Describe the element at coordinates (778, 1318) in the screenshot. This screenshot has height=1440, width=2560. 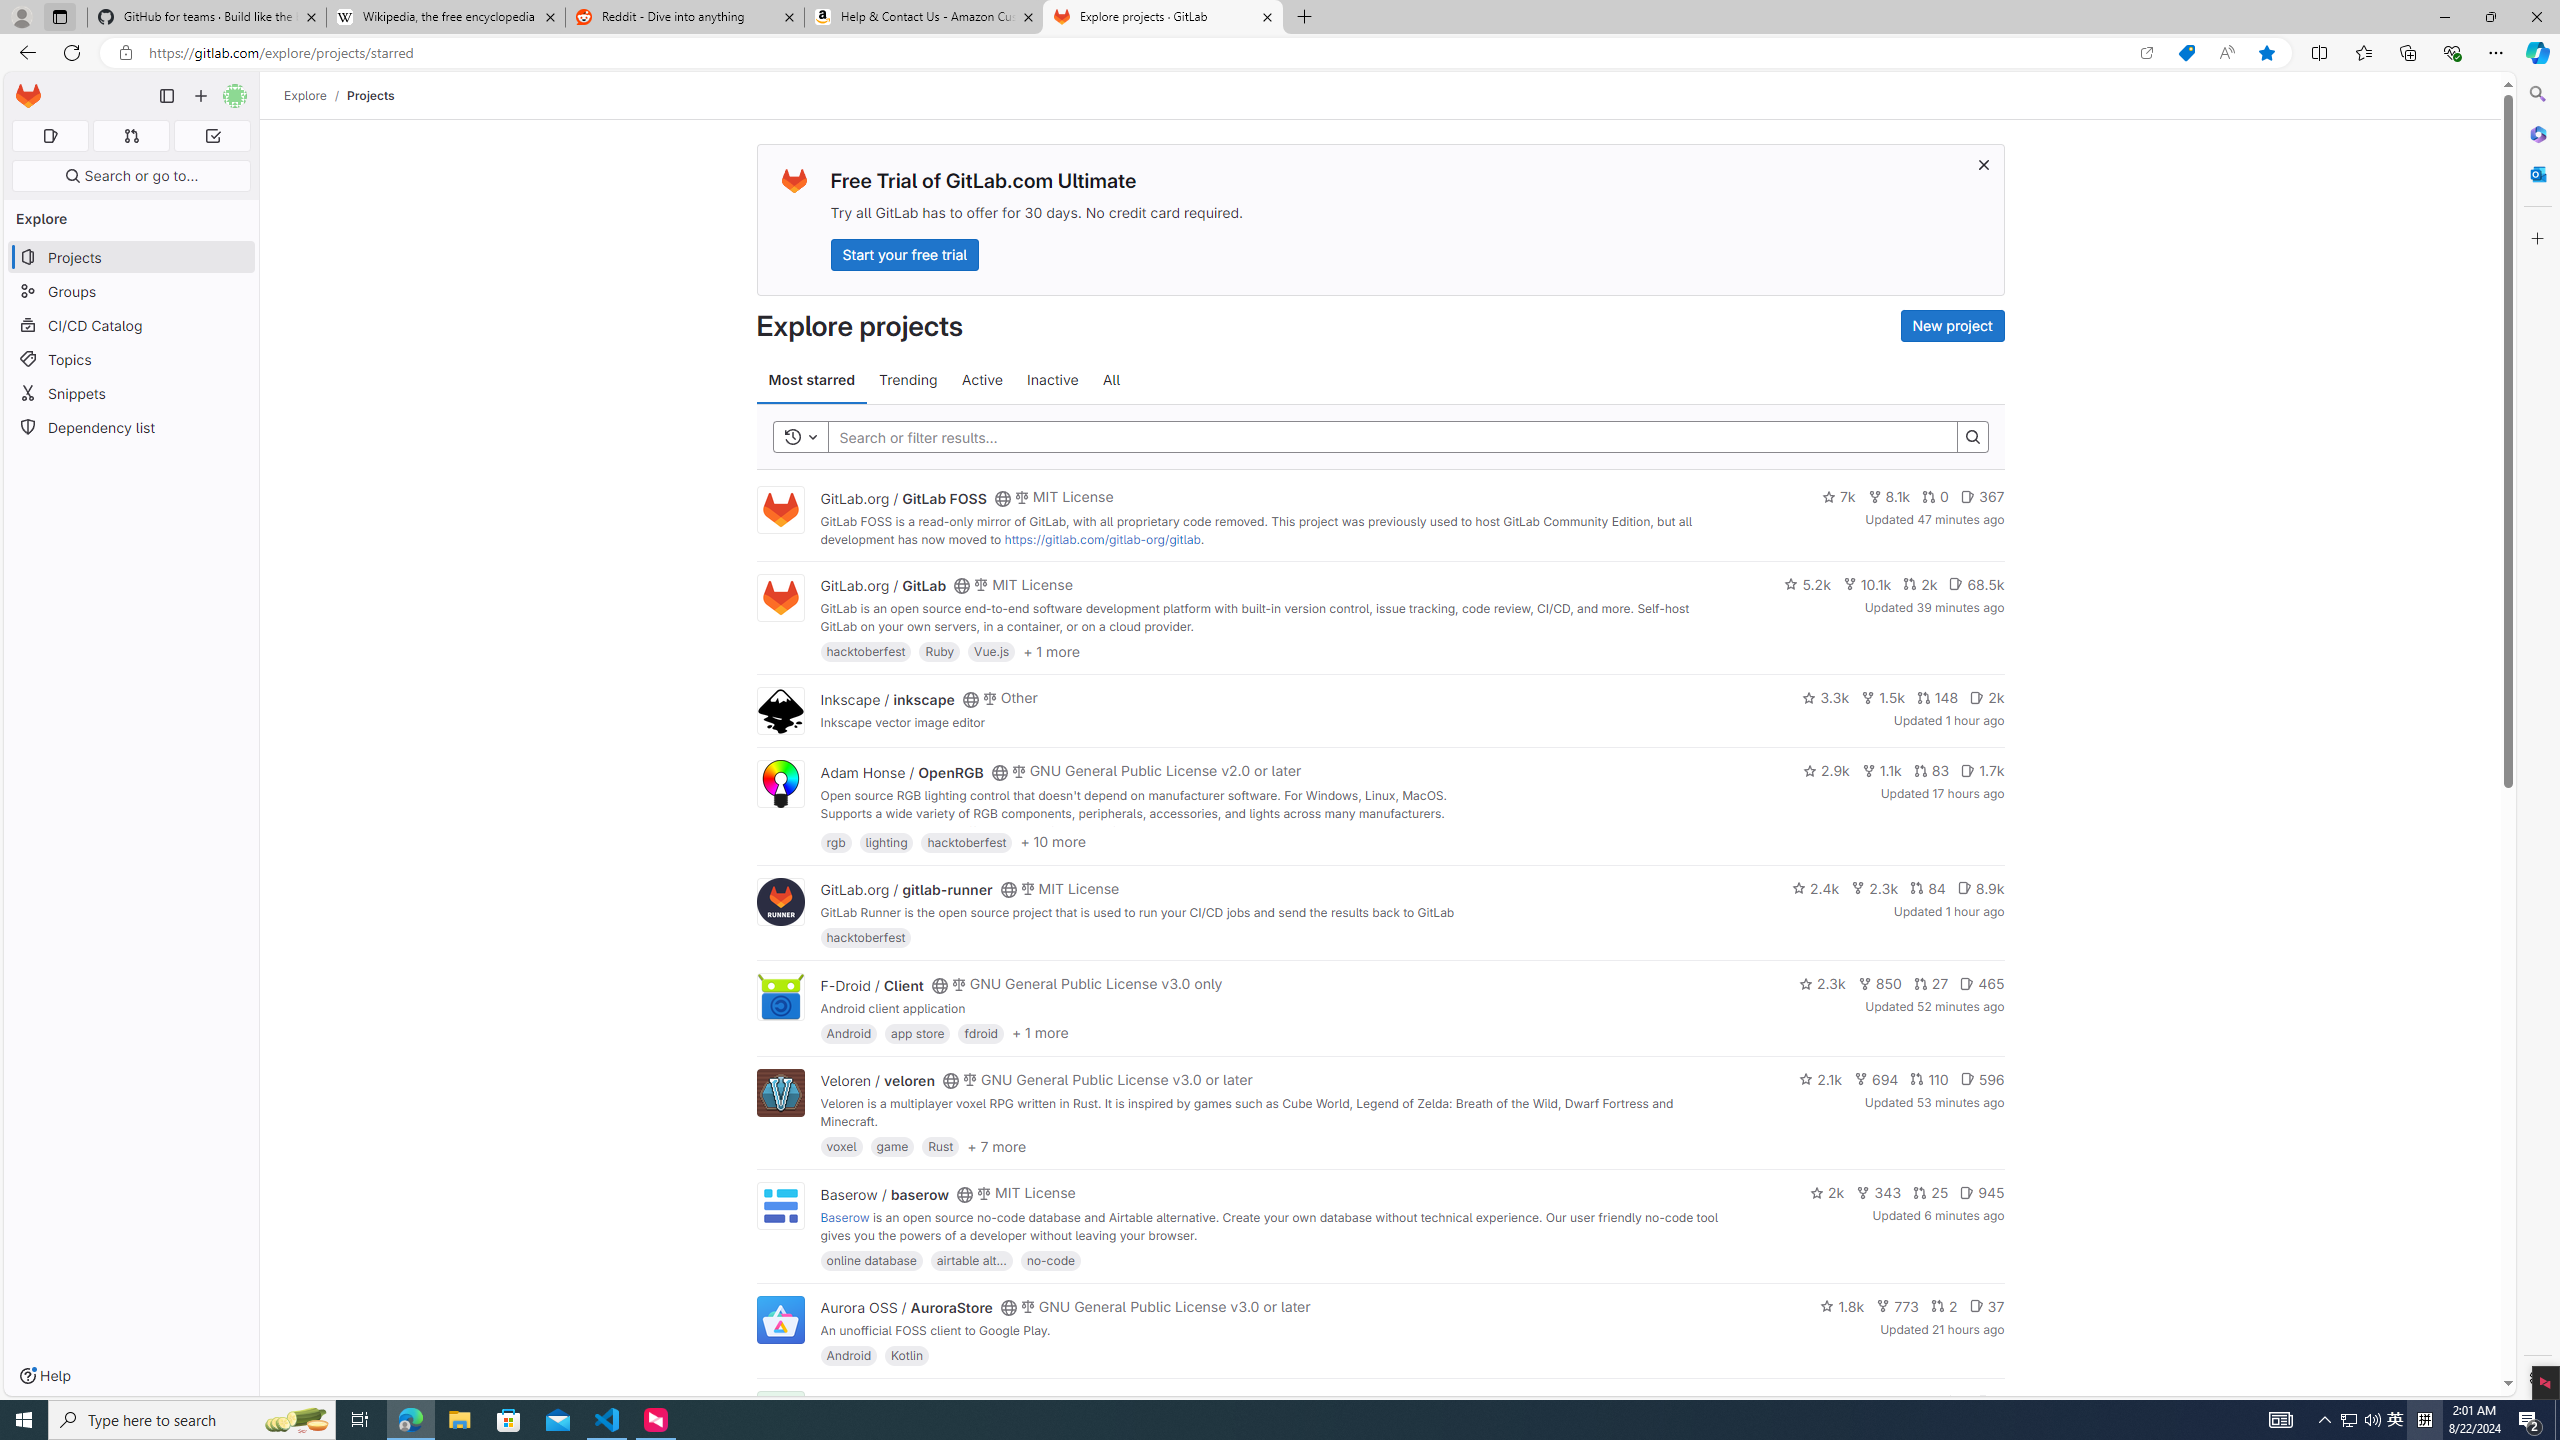
I see `'Class: project'` at that location.